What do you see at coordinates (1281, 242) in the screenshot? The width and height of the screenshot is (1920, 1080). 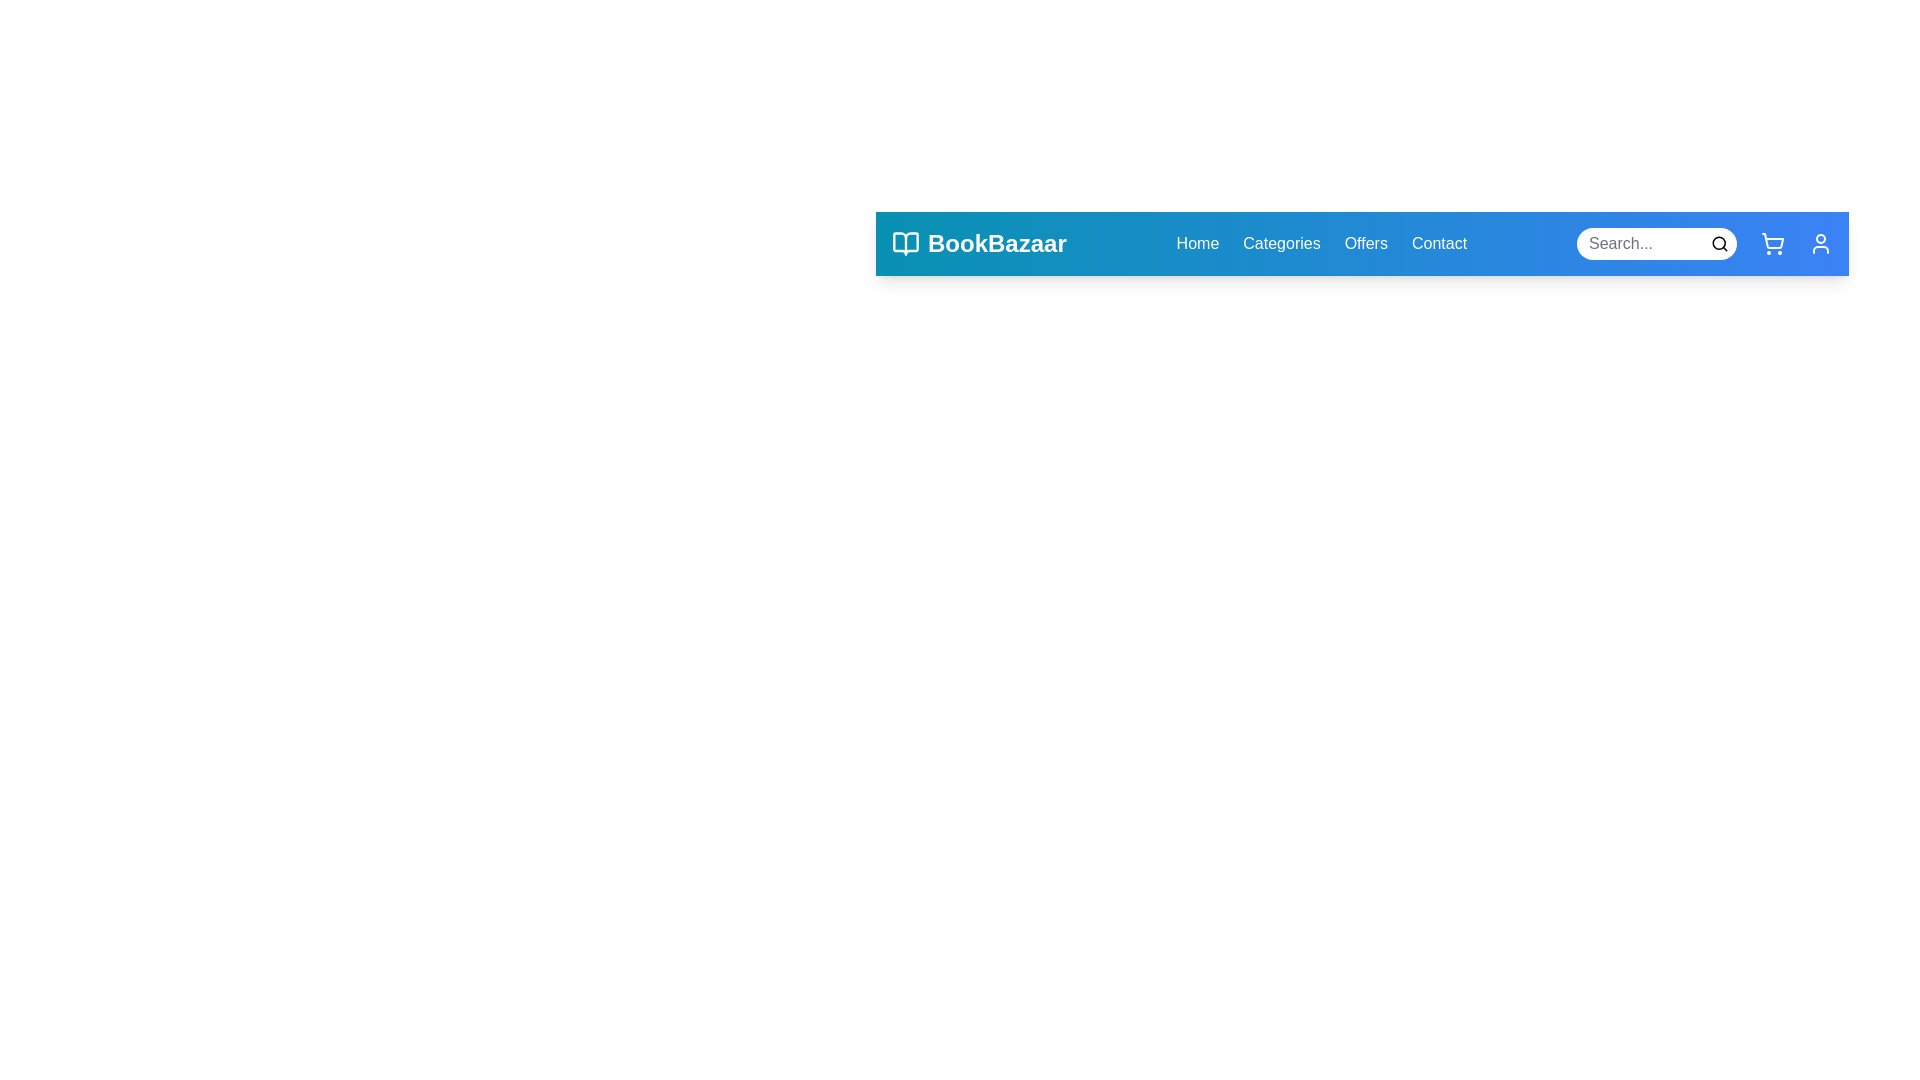 I see `the Categories navigation link` at bounding box center [1281, 242].